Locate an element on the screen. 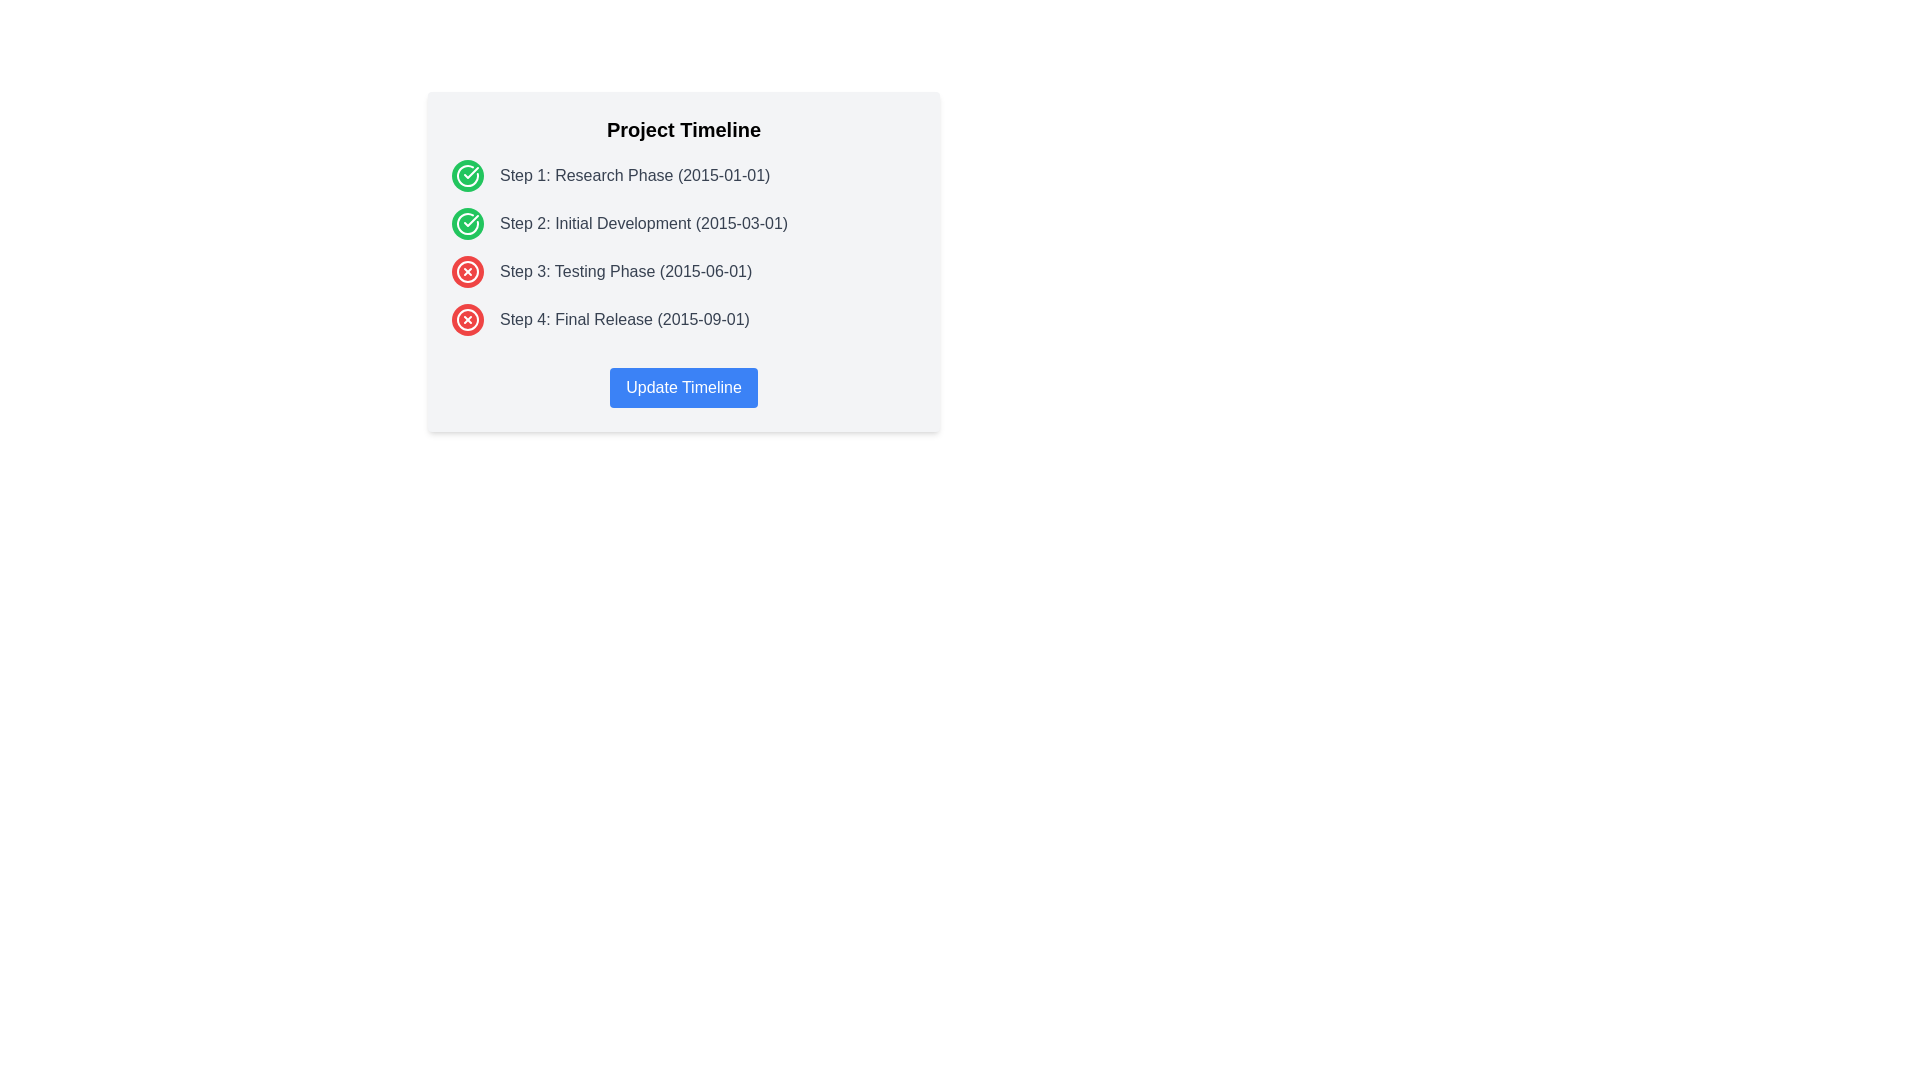 The image size is (1920, 1080). the project timeline element is located at coordinates (684, 246).